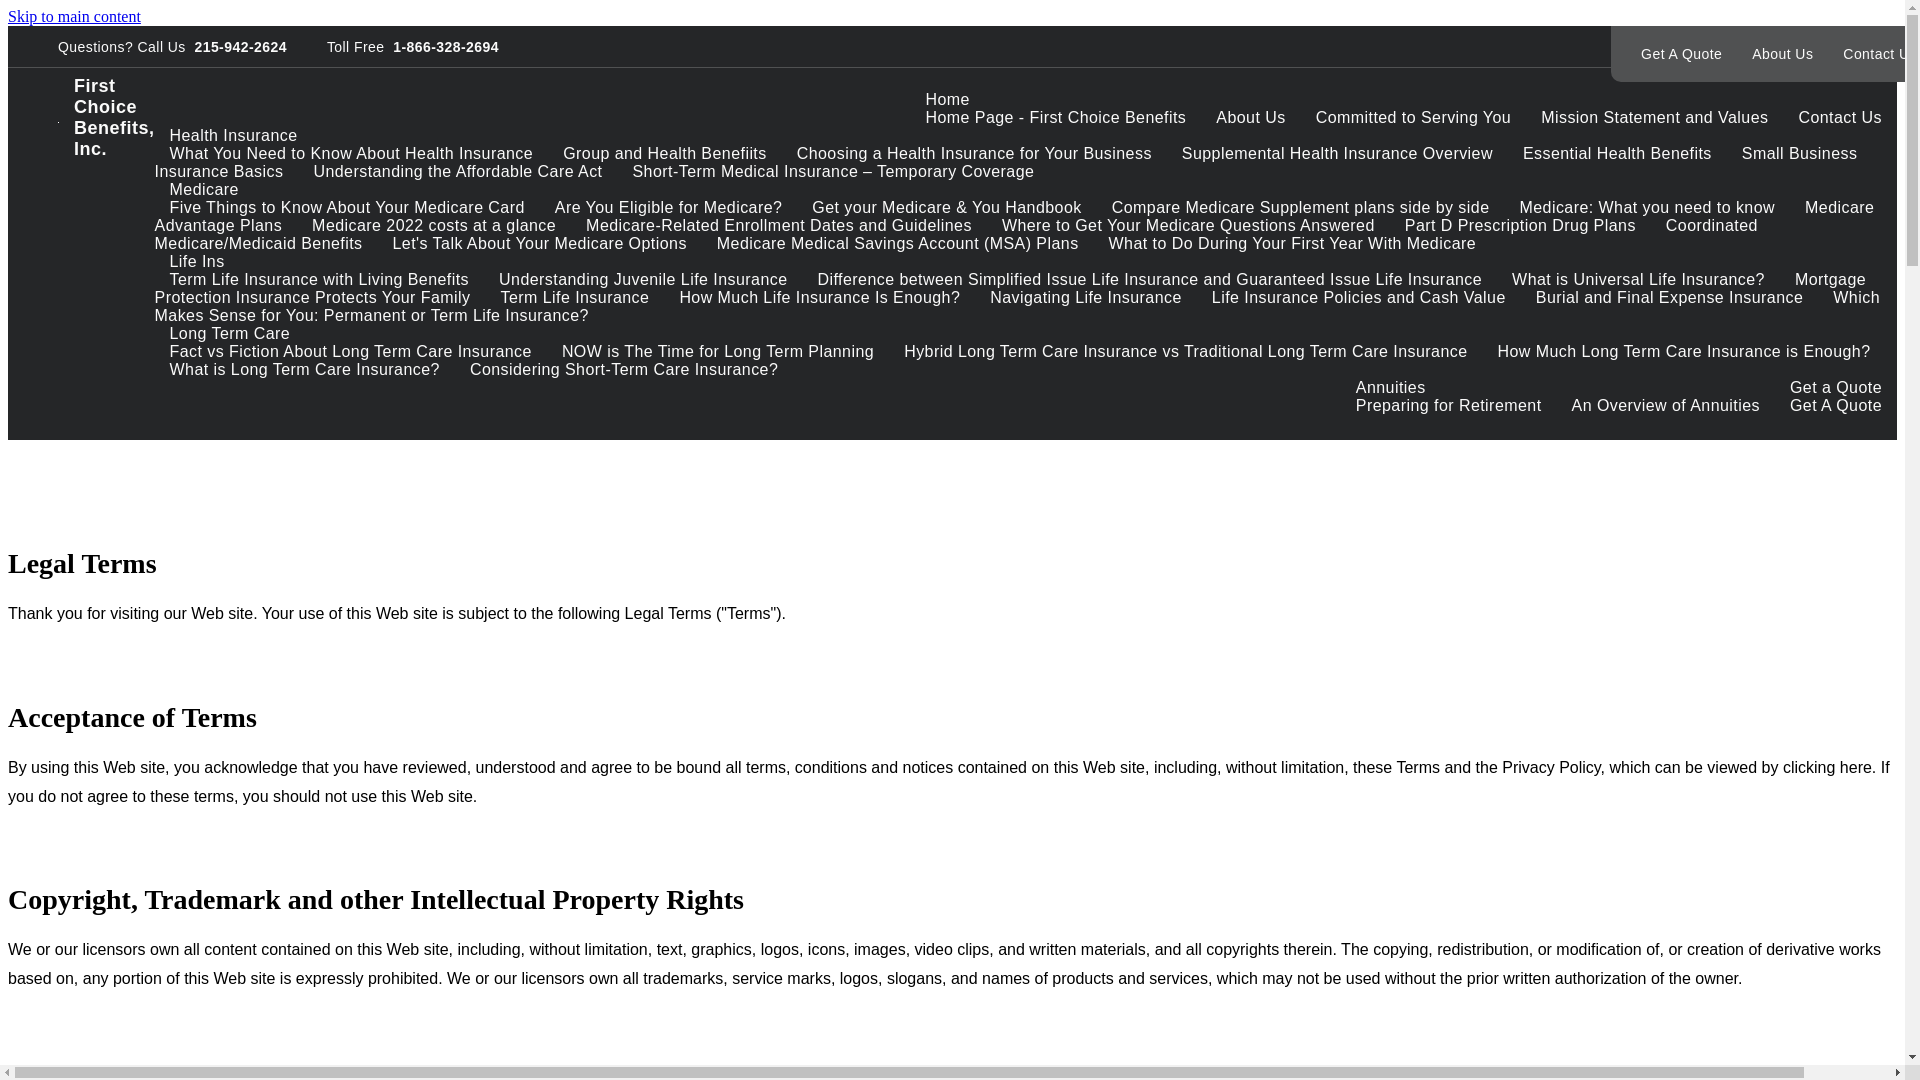 The image size is (1920, 1080). Describe the element at coordinates (945, 207) in the screenshot. I see `'Get your Medicare & You Handbook'` at that location.